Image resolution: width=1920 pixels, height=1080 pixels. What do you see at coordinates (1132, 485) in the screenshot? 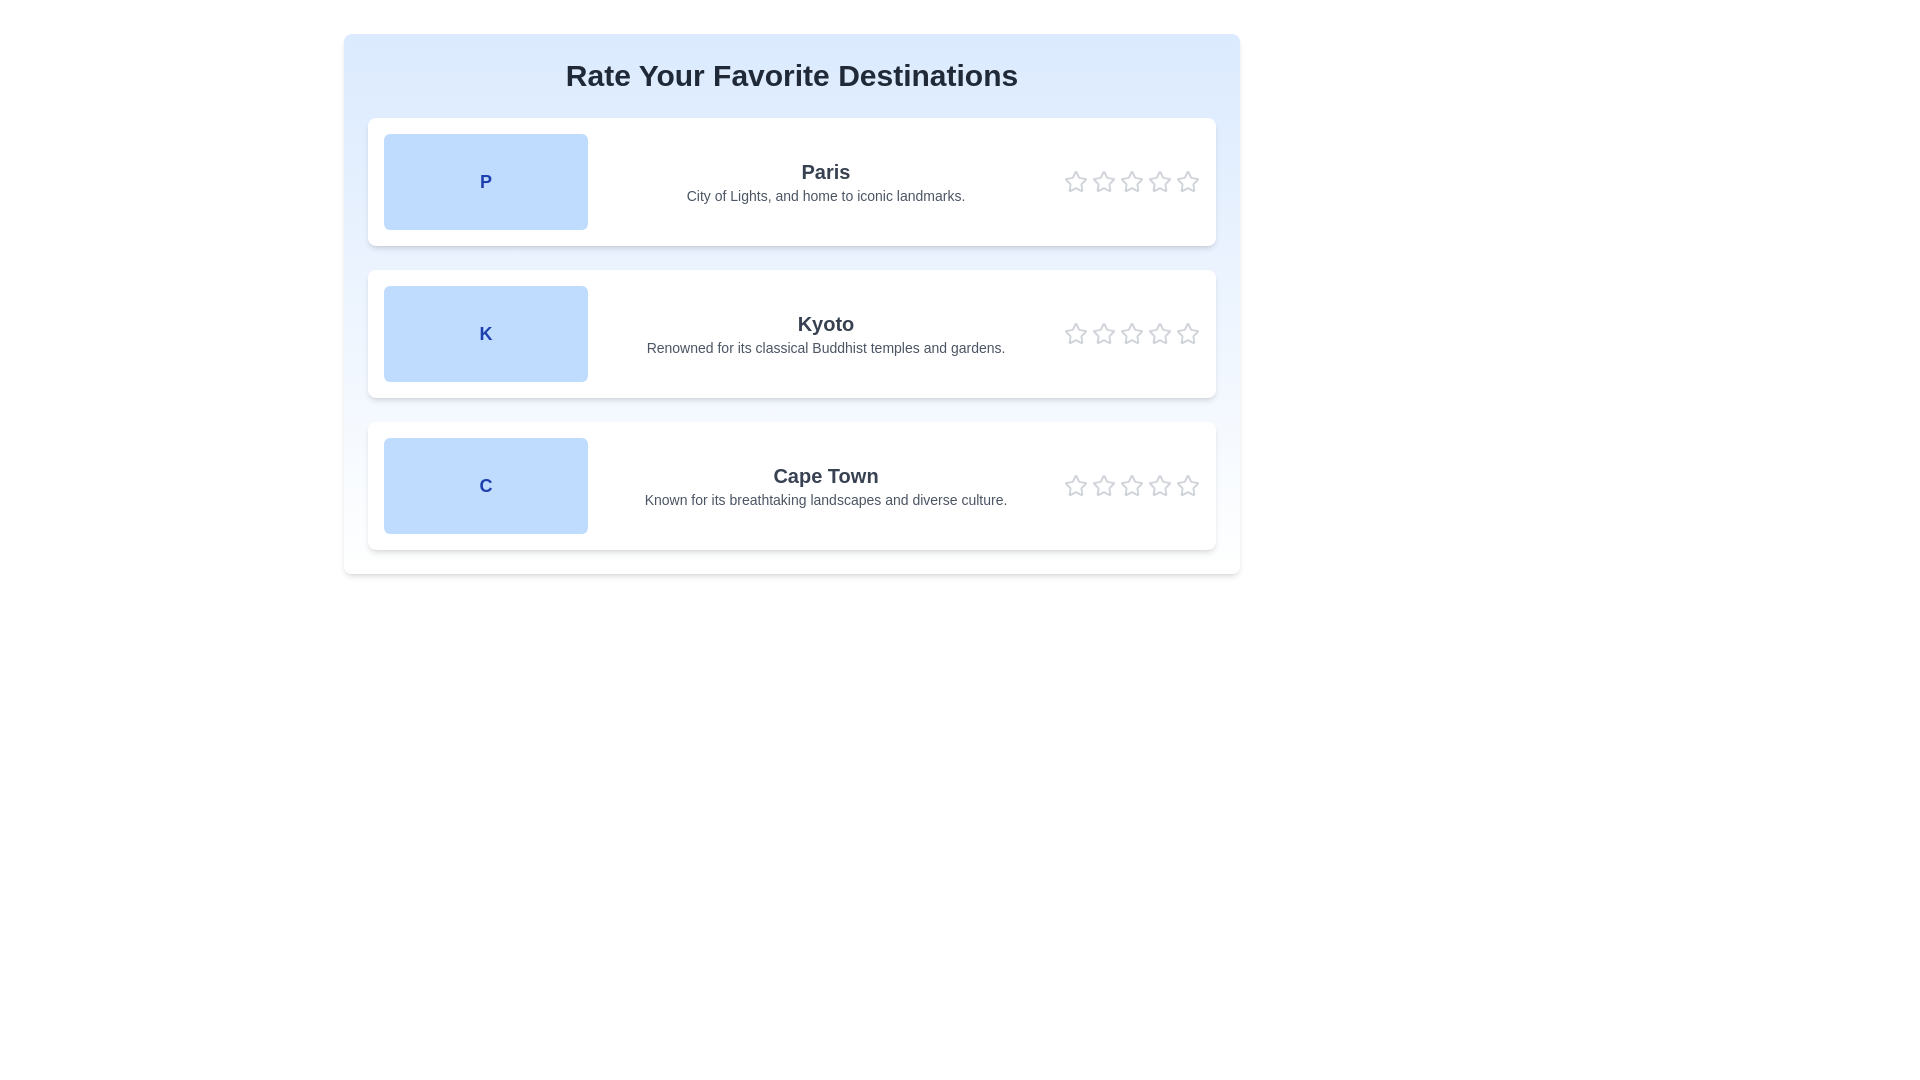
I see `the star icon located on the right side of the 'Cape Town' row in the rating bar to receive feedback` at bounding box center [1132, 485].